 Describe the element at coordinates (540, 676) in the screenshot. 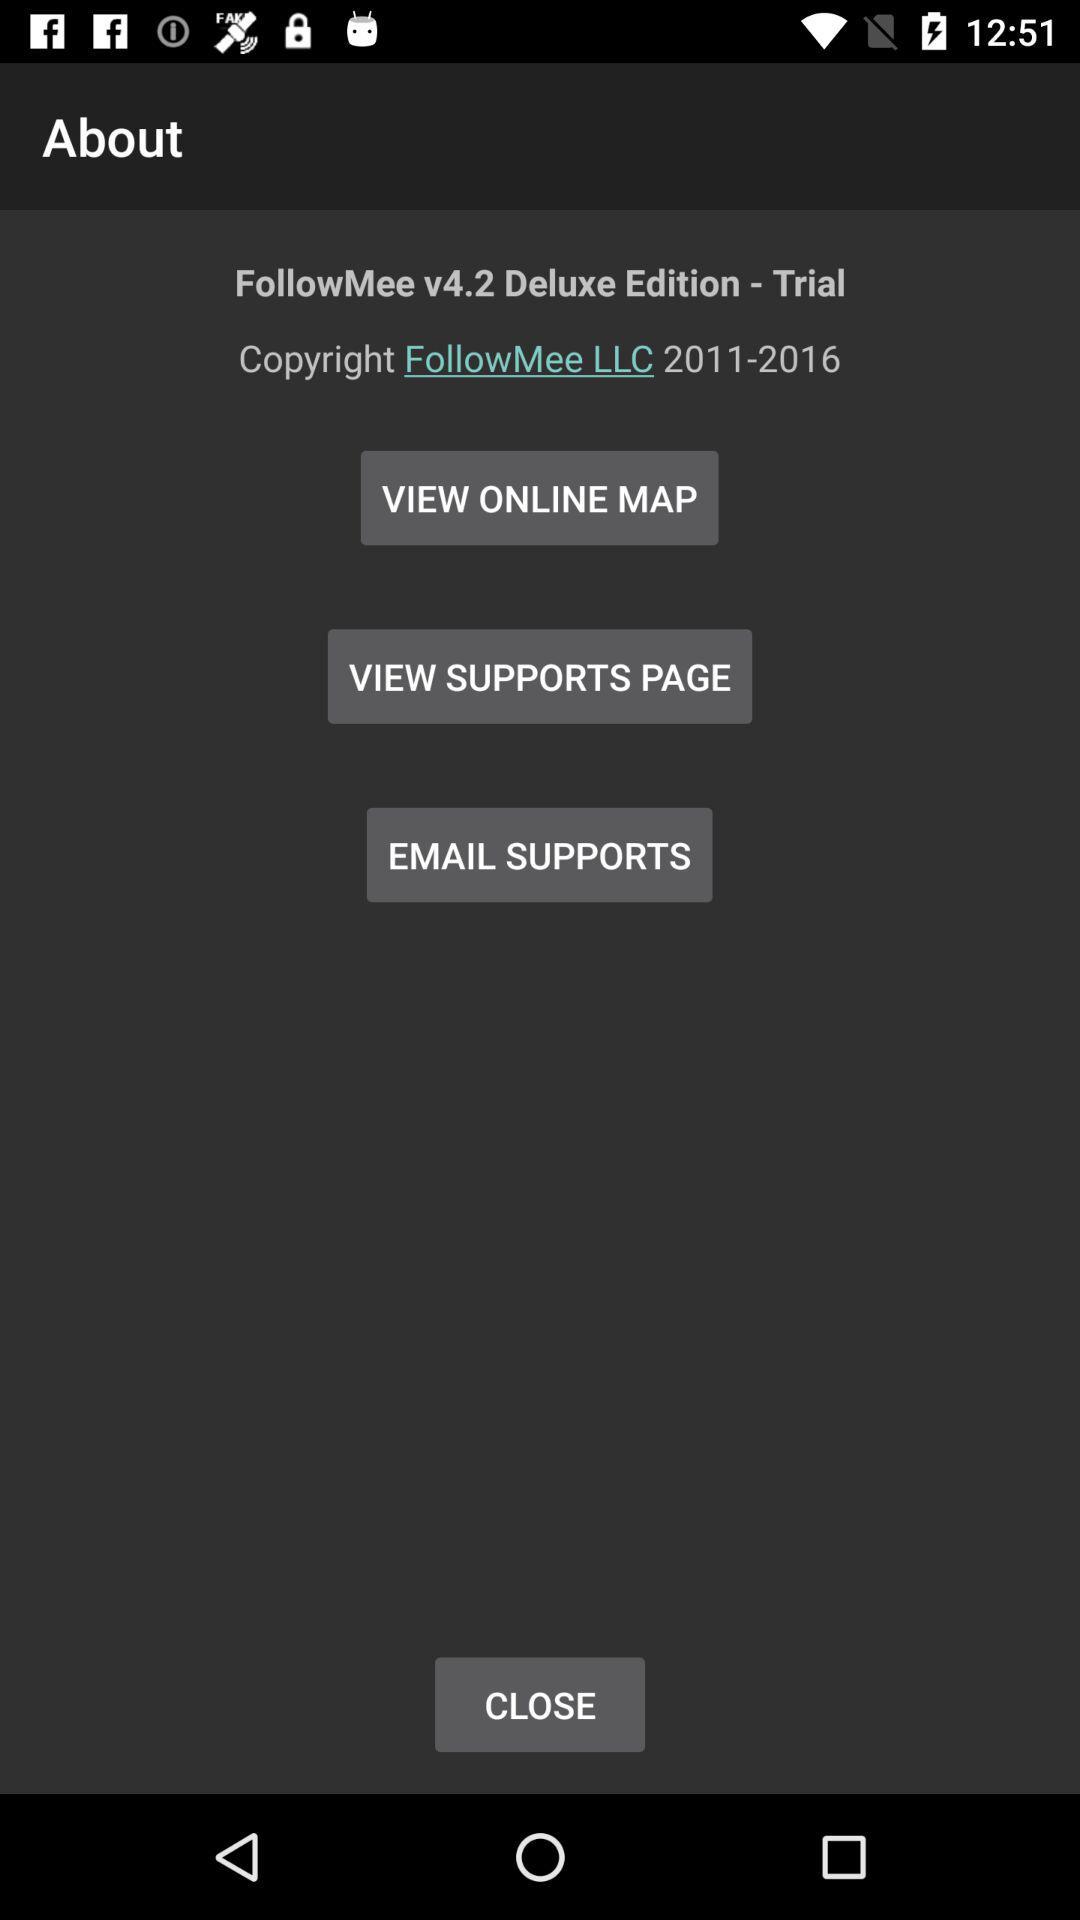

I see `item below the view online map item` at that location.